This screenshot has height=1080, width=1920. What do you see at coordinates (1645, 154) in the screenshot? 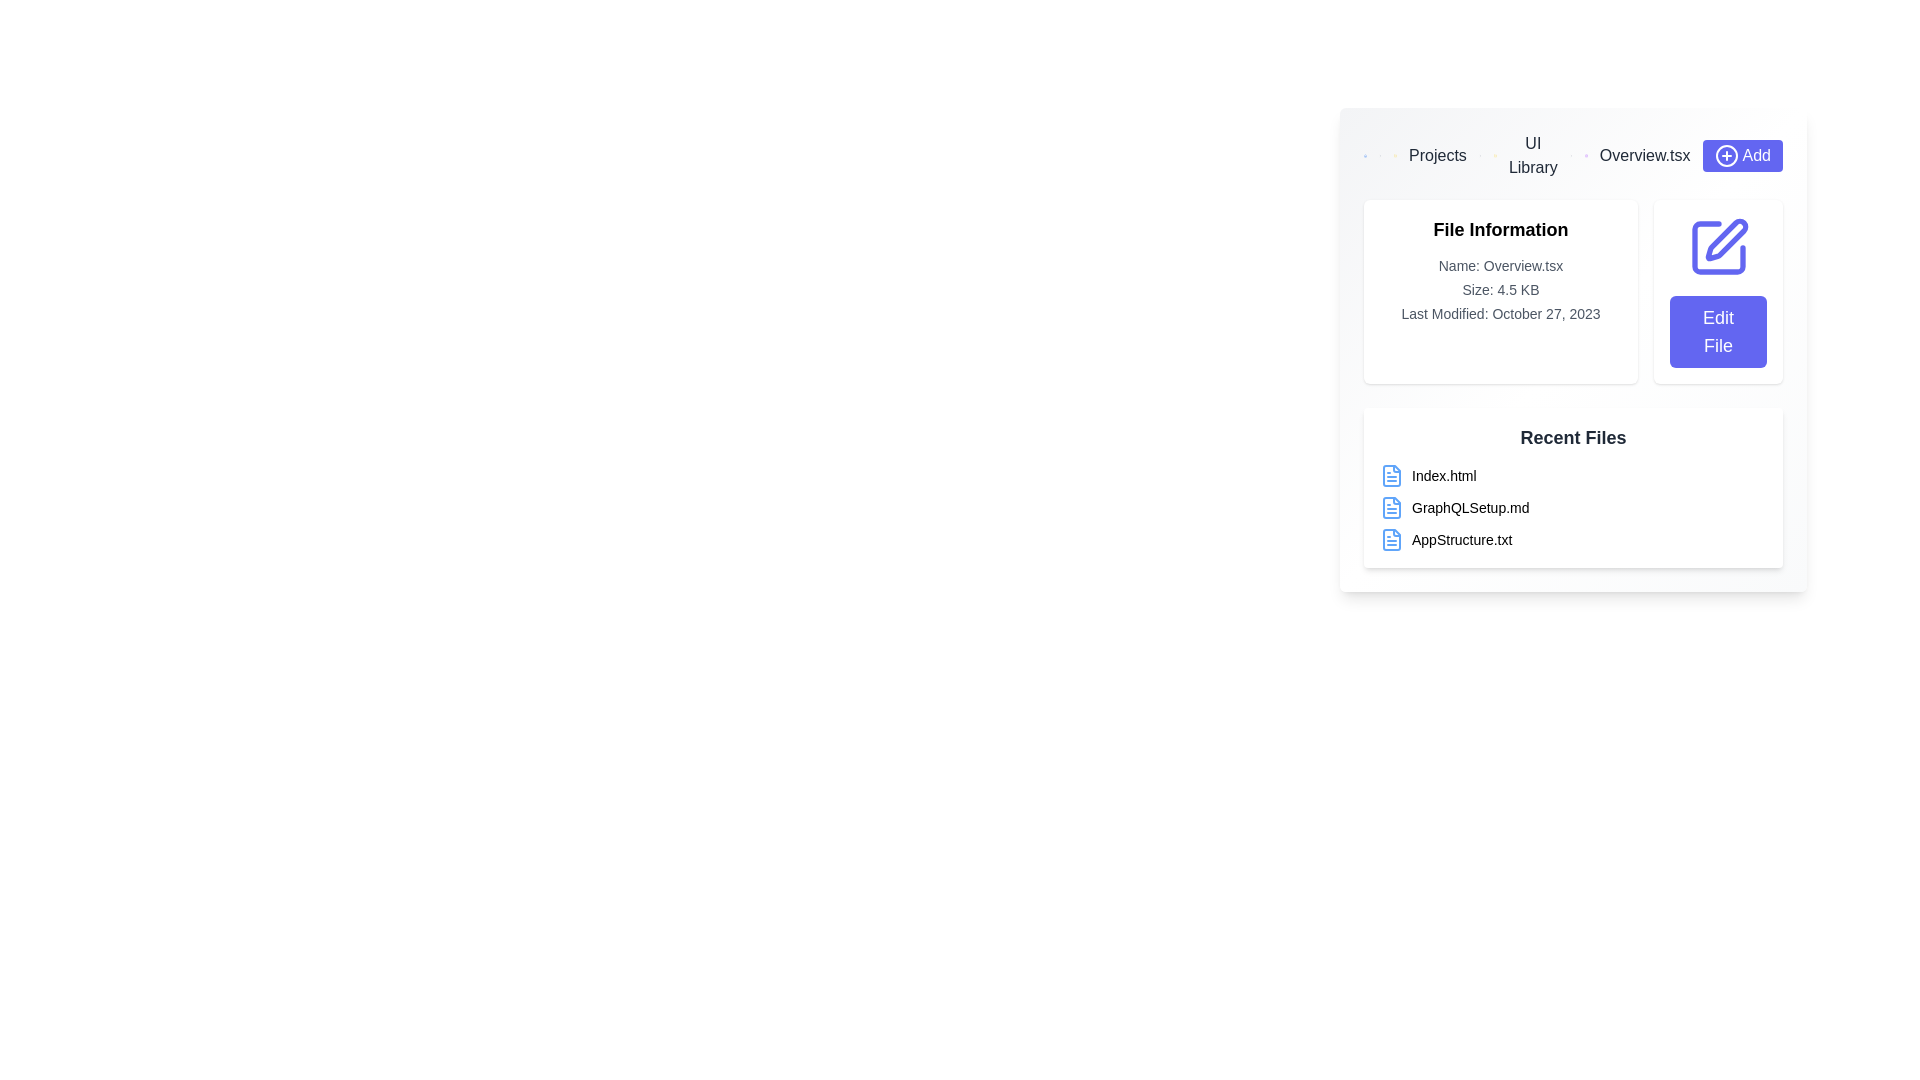
I see `the Navigation Breadcrumb located between the 'UI Library' breadcrumb and the 'Add' button` at bounding box center [1645, 154].